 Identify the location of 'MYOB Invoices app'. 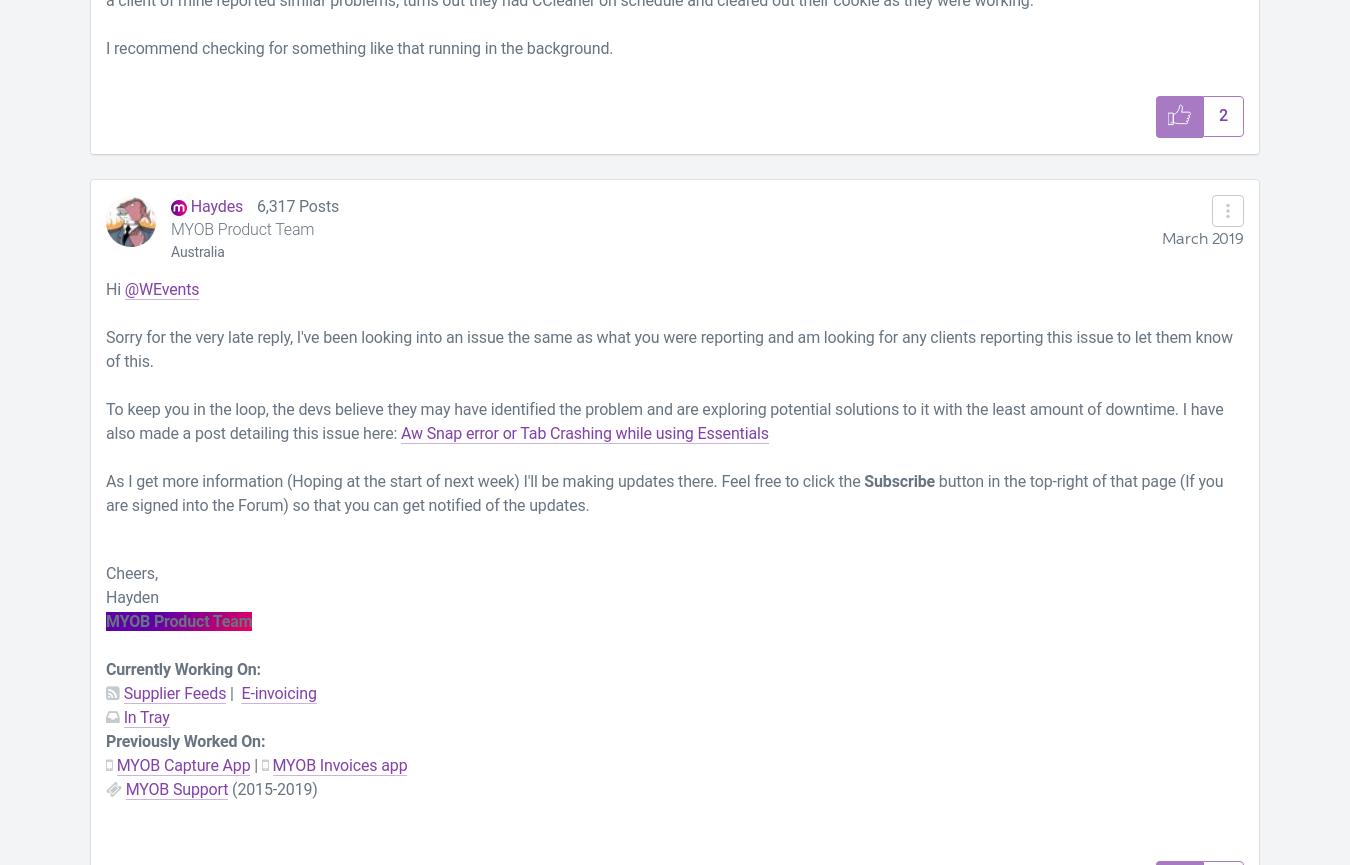
(339, 763).